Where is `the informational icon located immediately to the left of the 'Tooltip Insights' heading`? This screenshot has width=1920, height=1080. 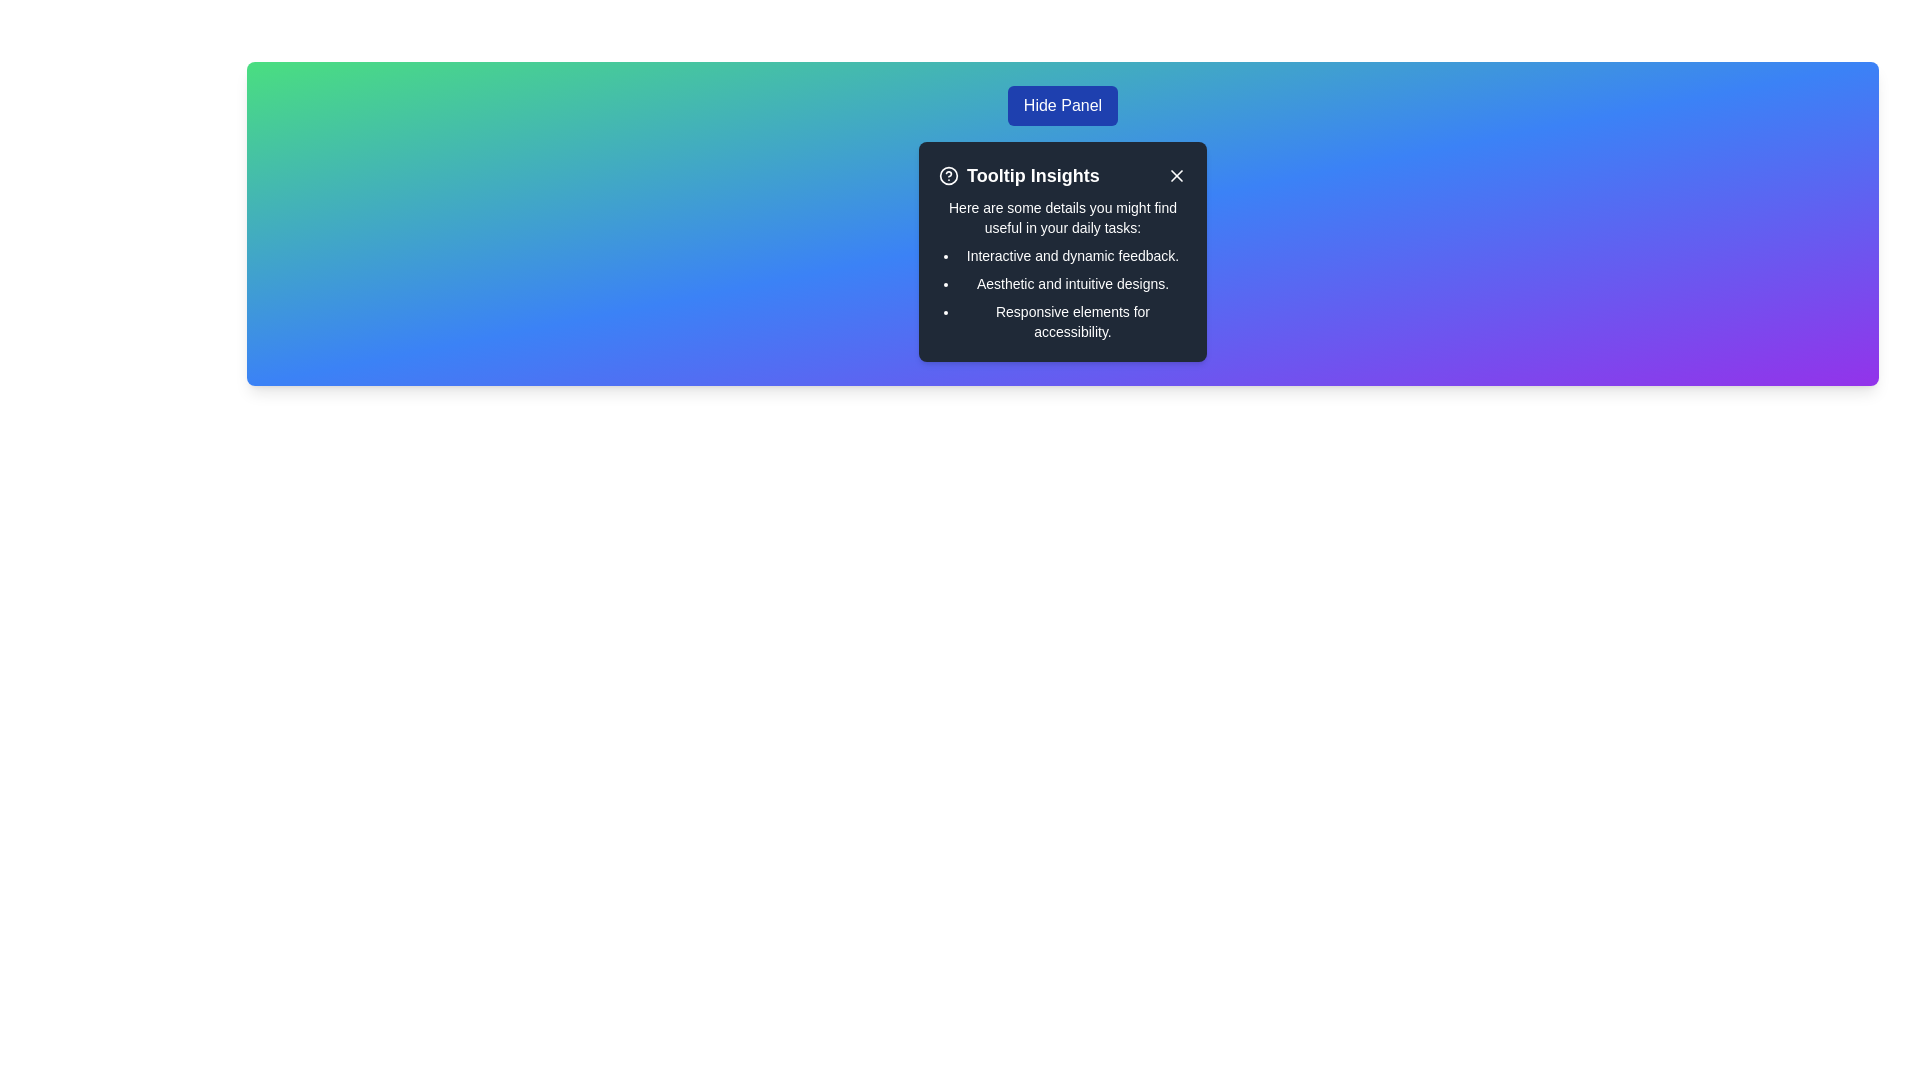
the informational icon located immediately to the left of the 'Tooltip Insights' heading is located at coordinates (948, 175).